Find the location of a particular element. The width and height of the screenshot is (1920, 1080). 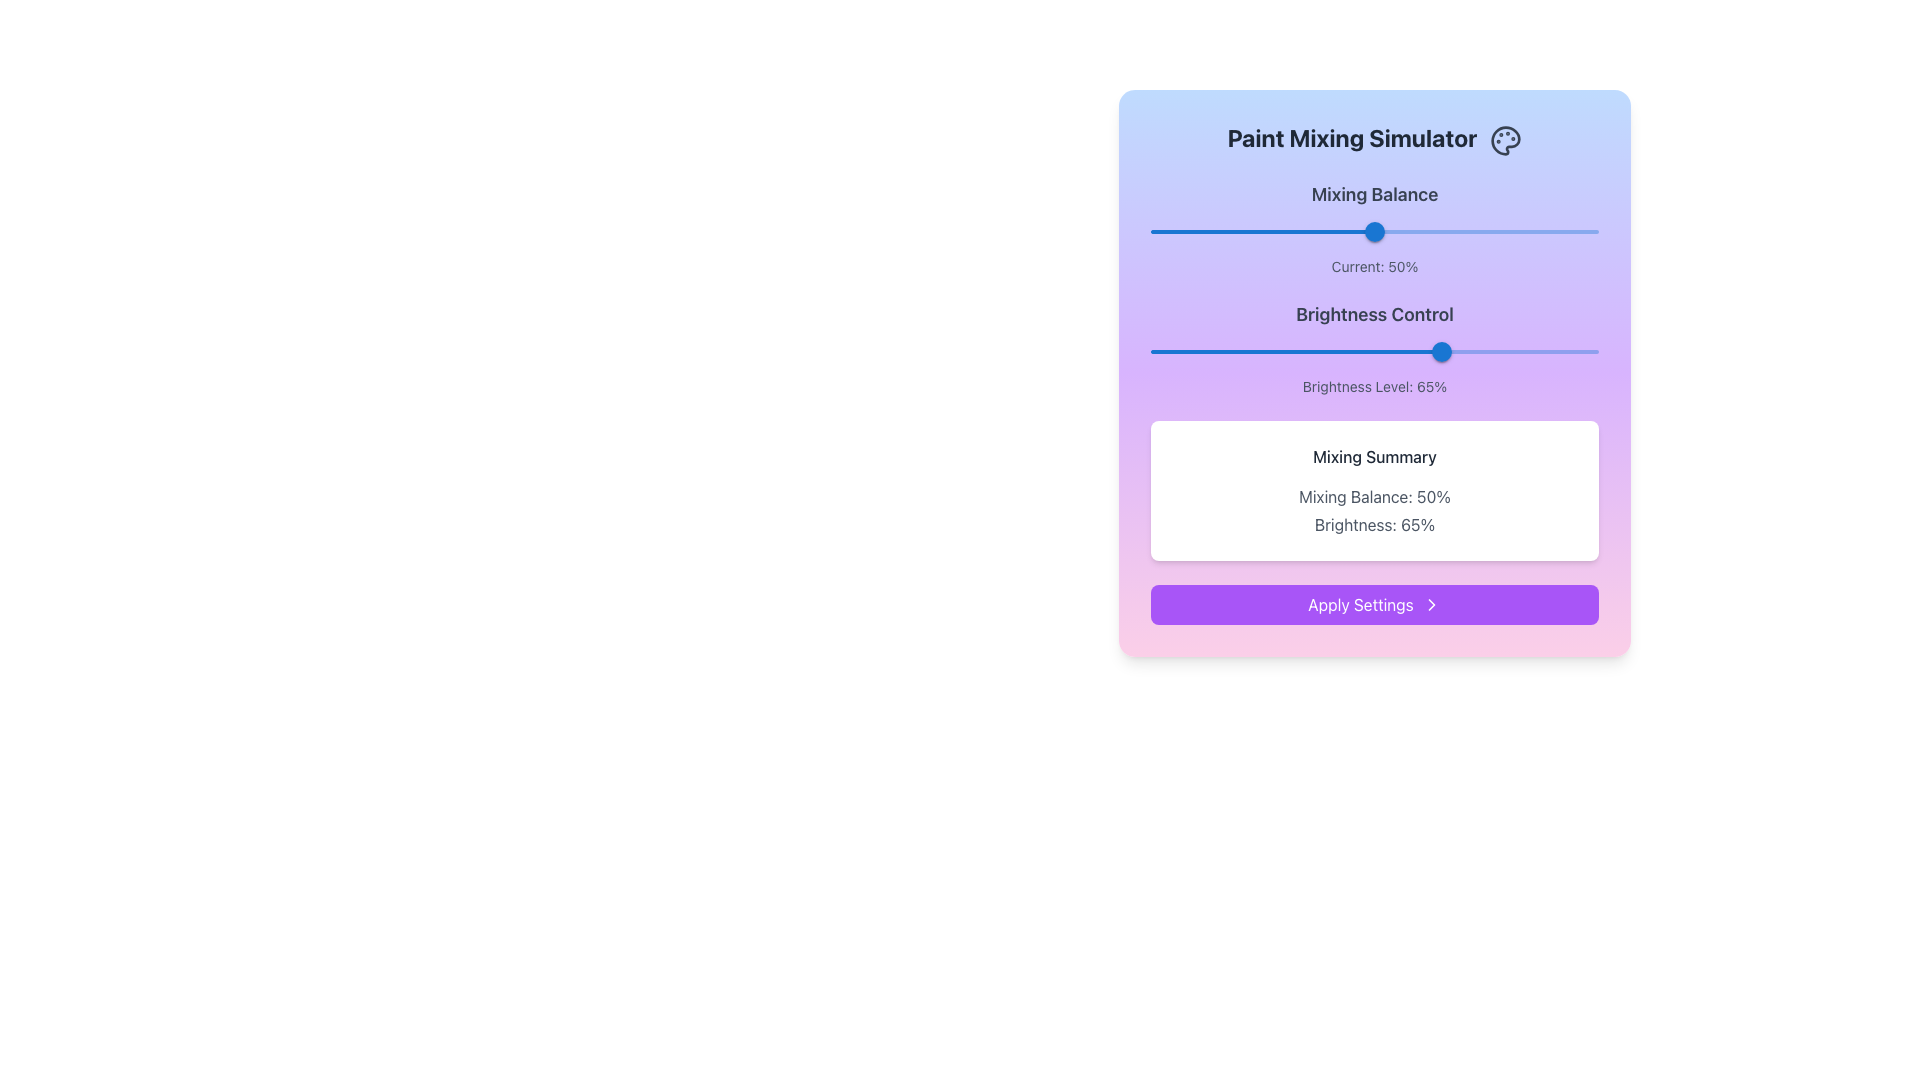

the 'Apply Settings' button, which is a rectangular button with a purple background and rounded corners, located at the bottom of the 'Paint Mixing Simulator' card is located at coordinates (1373, 603).